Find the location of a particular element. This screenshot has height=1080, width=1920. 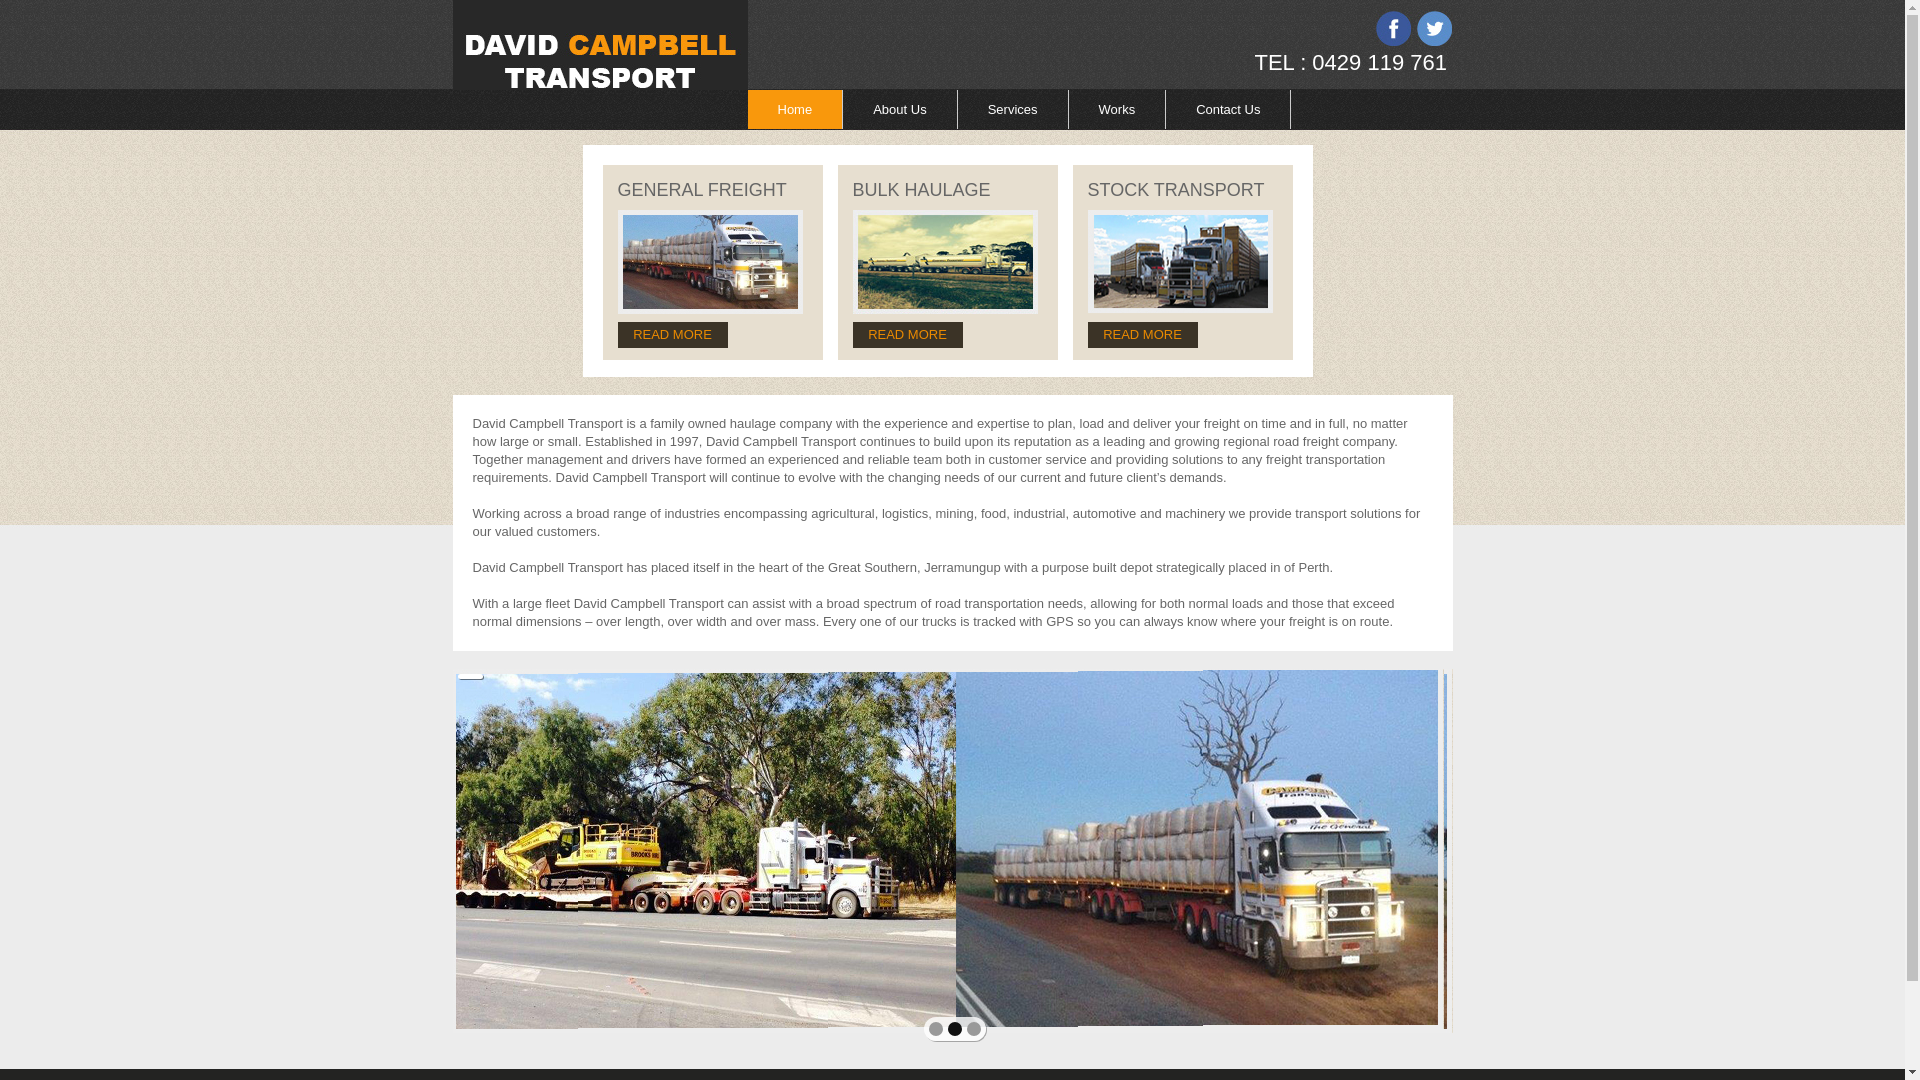

'READ MORE' is located at coordinates (851, 334).